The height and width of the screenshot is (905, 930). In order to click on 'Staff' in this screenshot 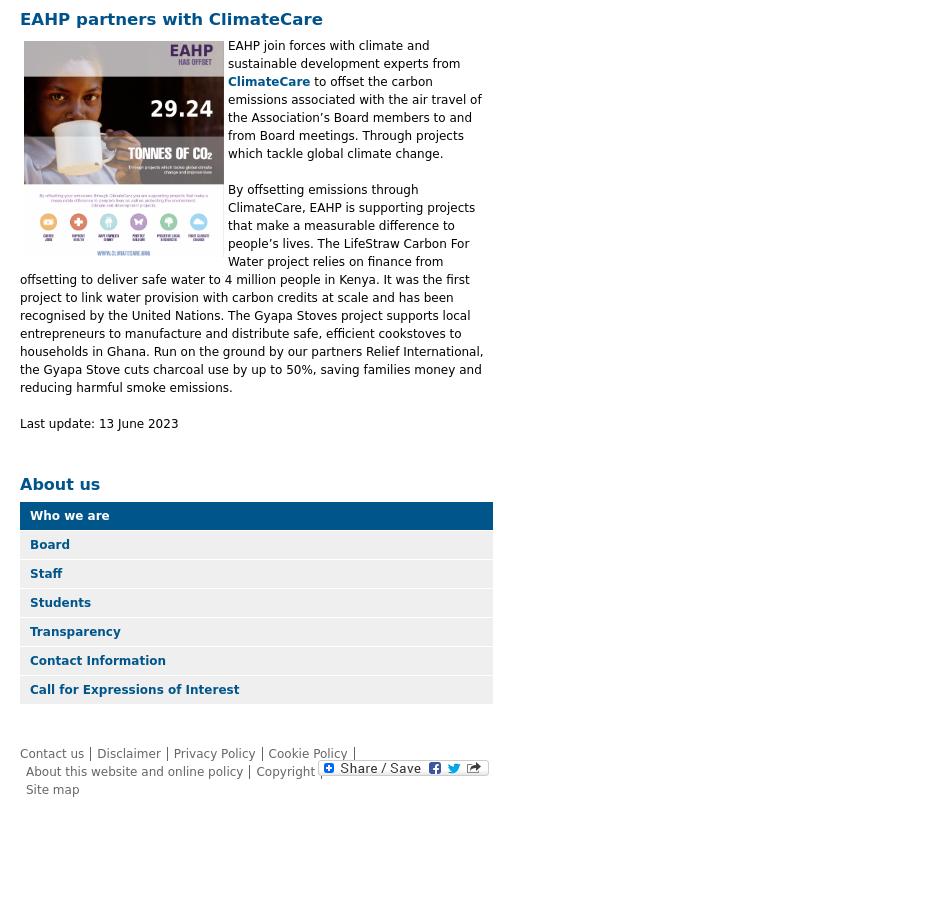, I will do `click(29, 572)`.